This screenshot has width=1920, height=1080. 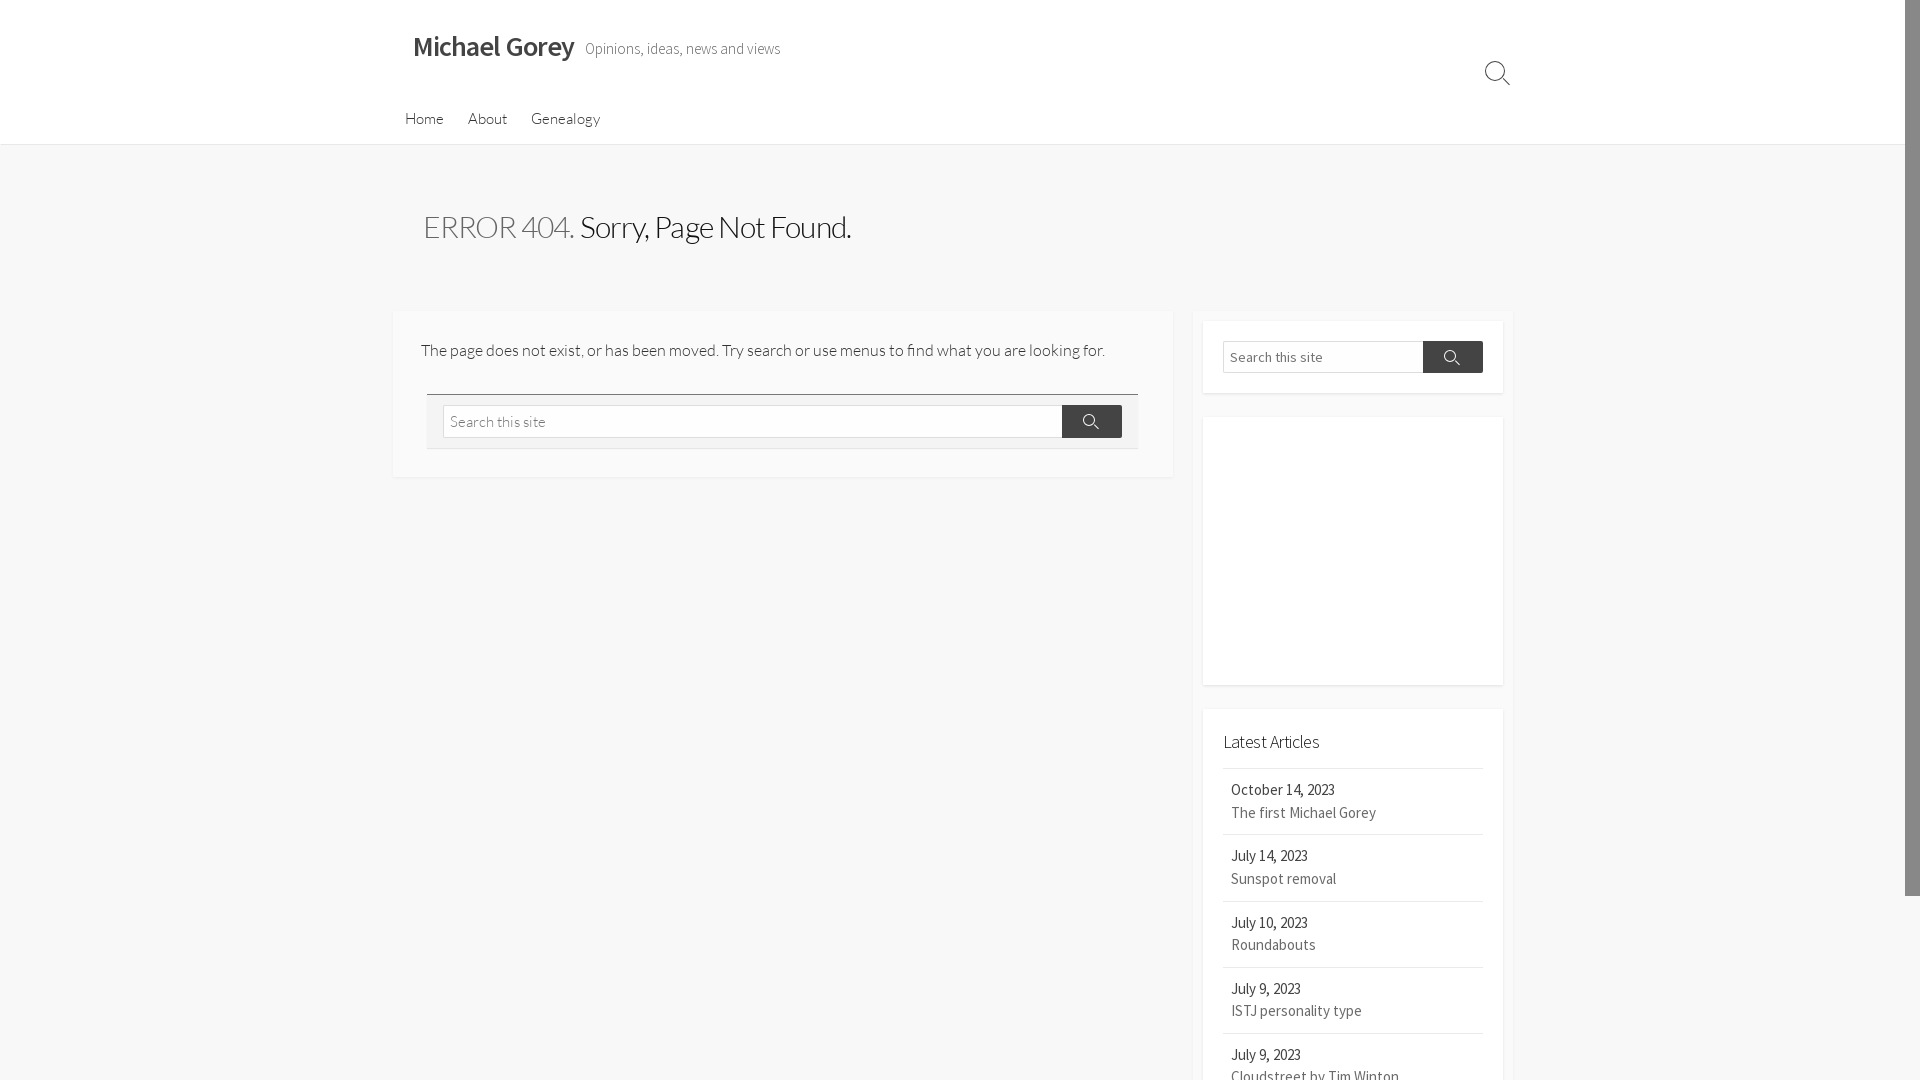 I want to click on 'About', so click(x=487, y=119).